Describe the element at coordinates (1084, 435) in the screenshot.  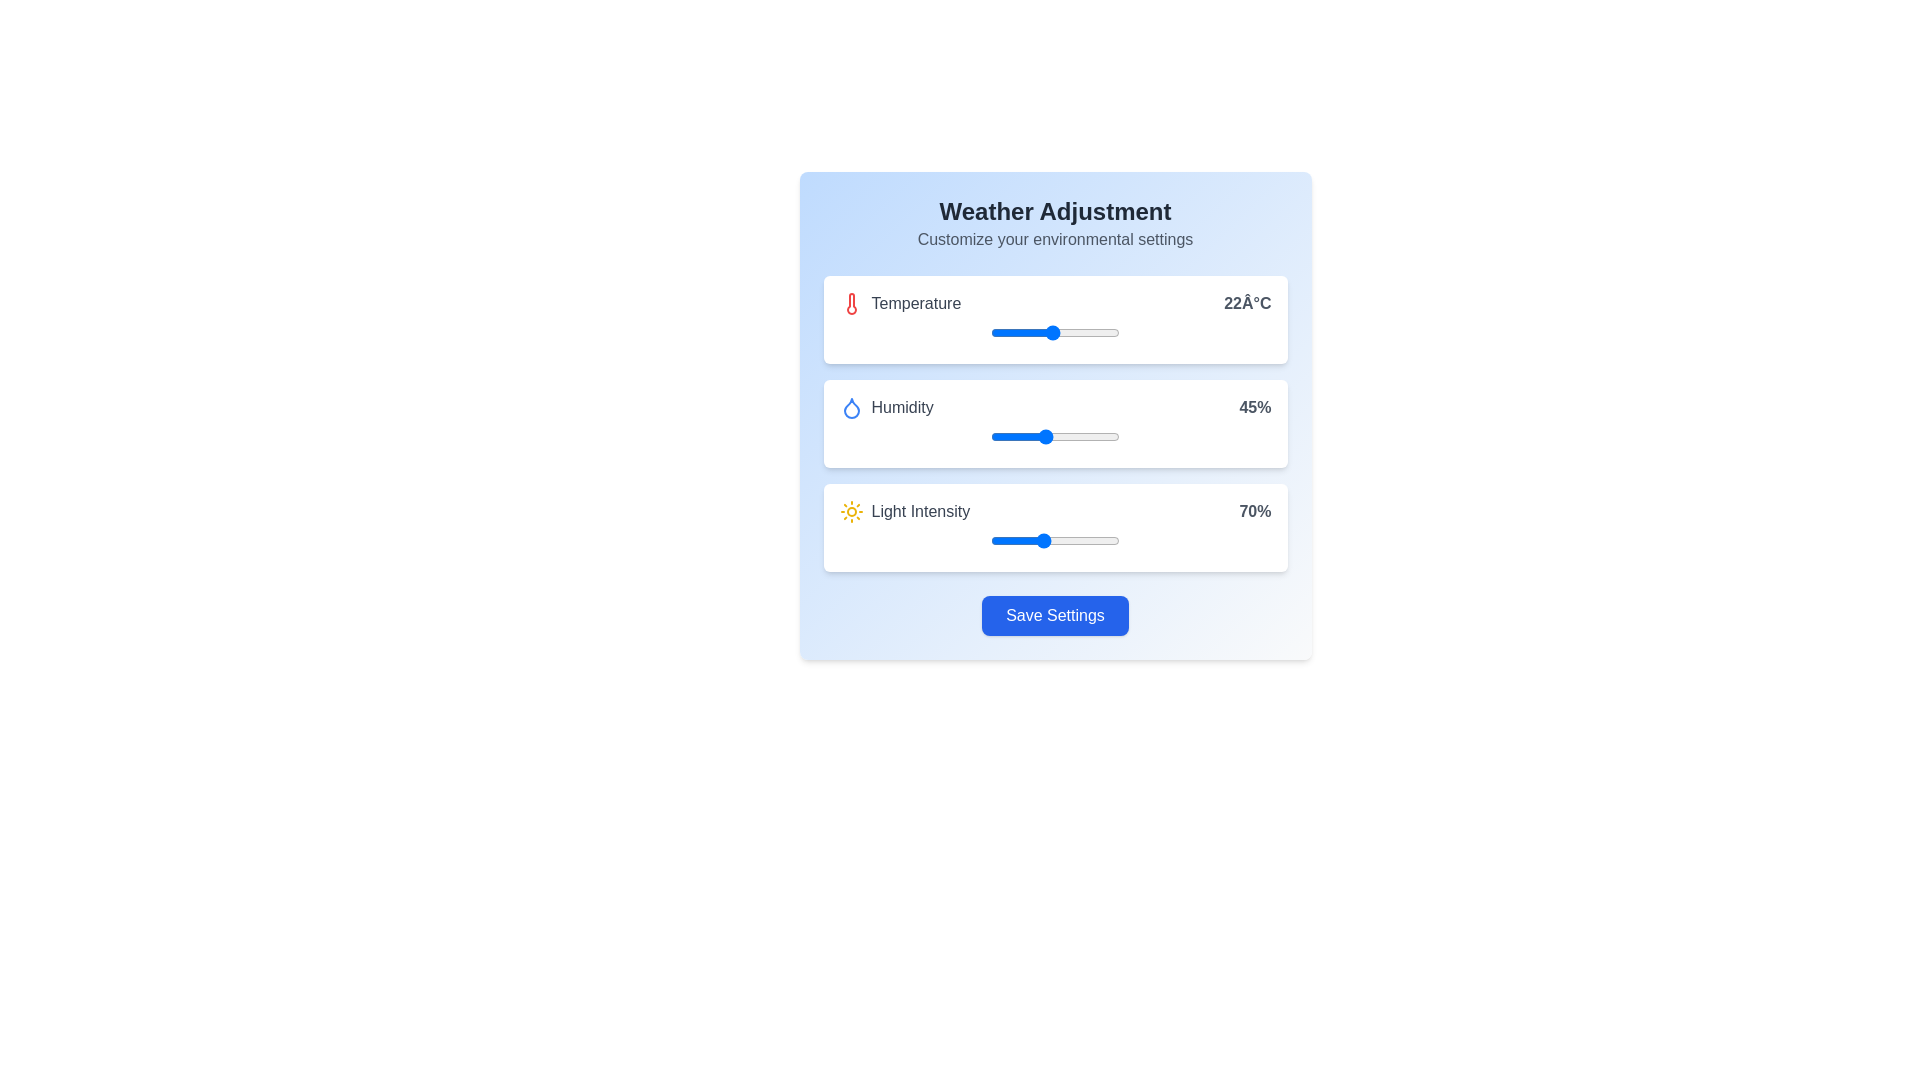
I see `the humidity level` at that location.